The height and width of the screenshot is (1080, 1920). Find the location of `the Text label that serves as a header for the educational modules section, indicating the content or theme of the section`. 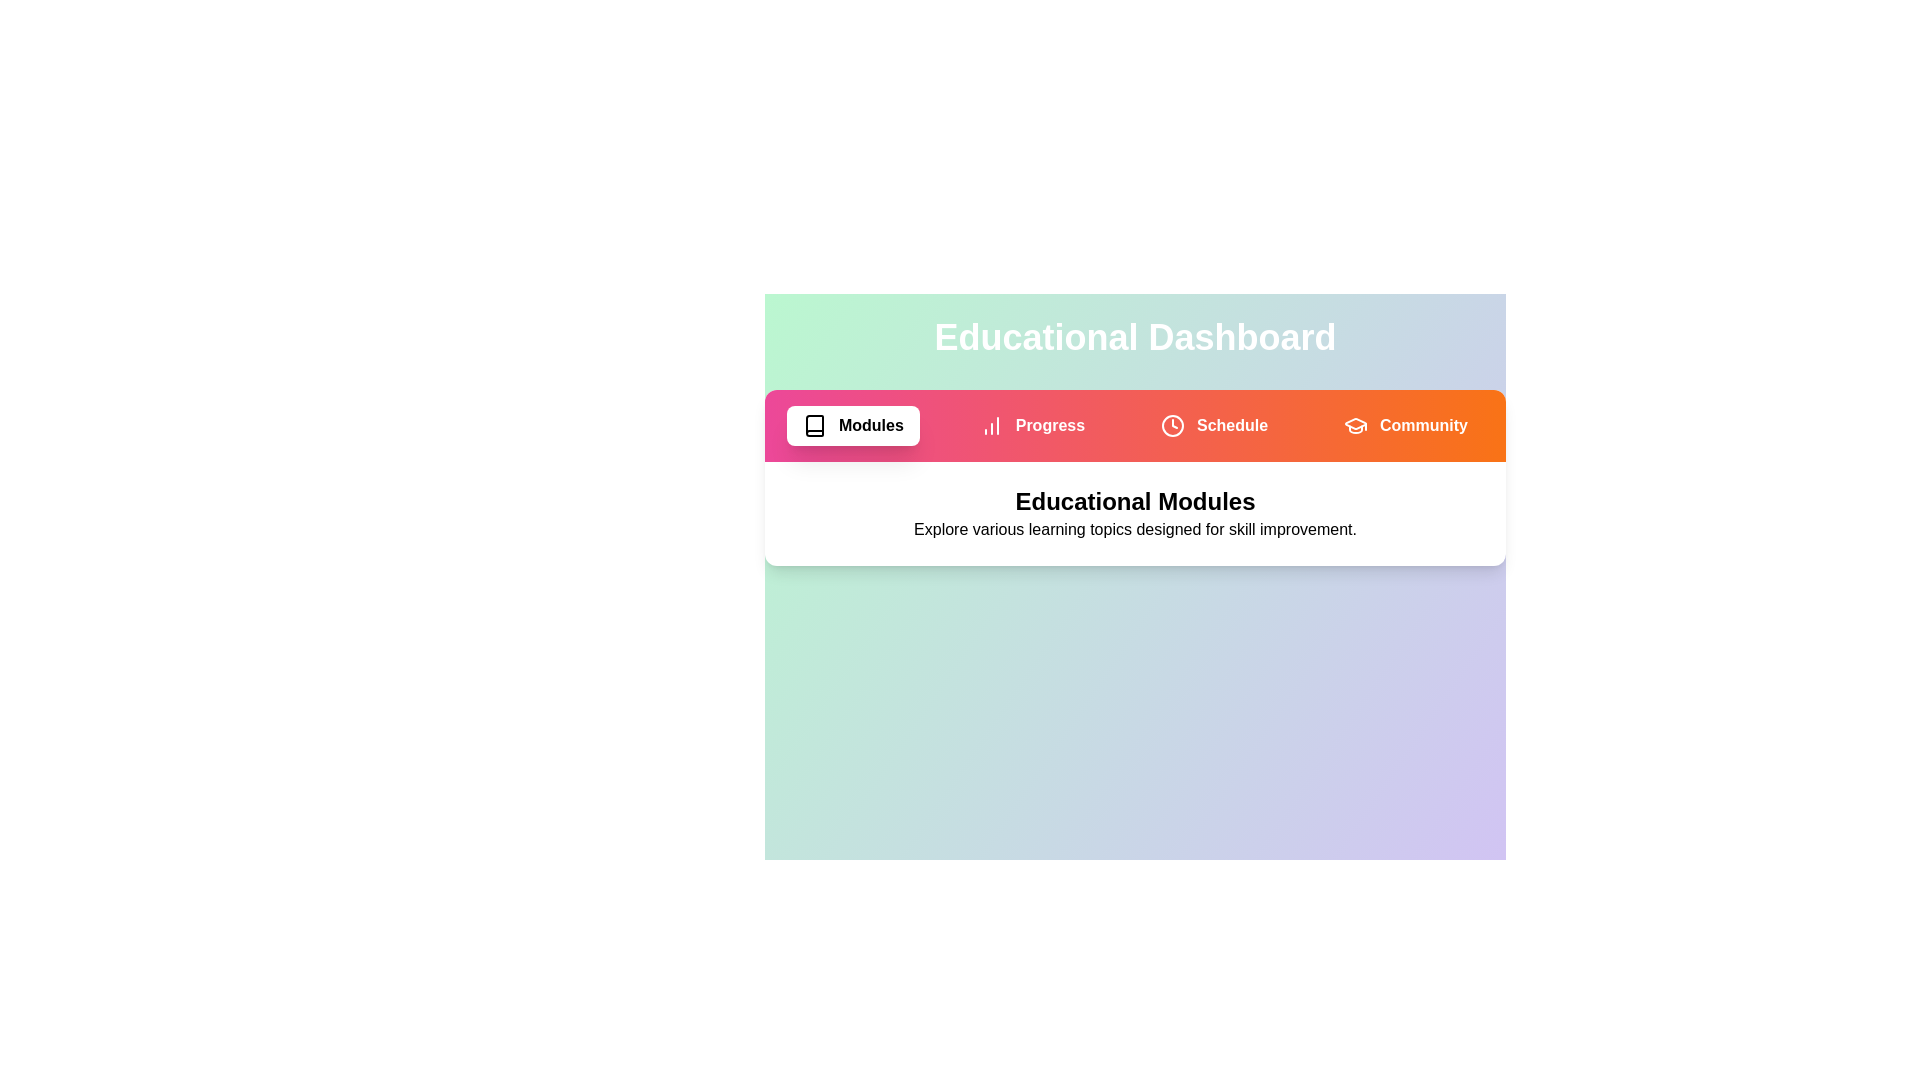

the Text label that serves as a header for the educational modules section, indicating the content or theme of the section is located at coordinates (1135, 500).